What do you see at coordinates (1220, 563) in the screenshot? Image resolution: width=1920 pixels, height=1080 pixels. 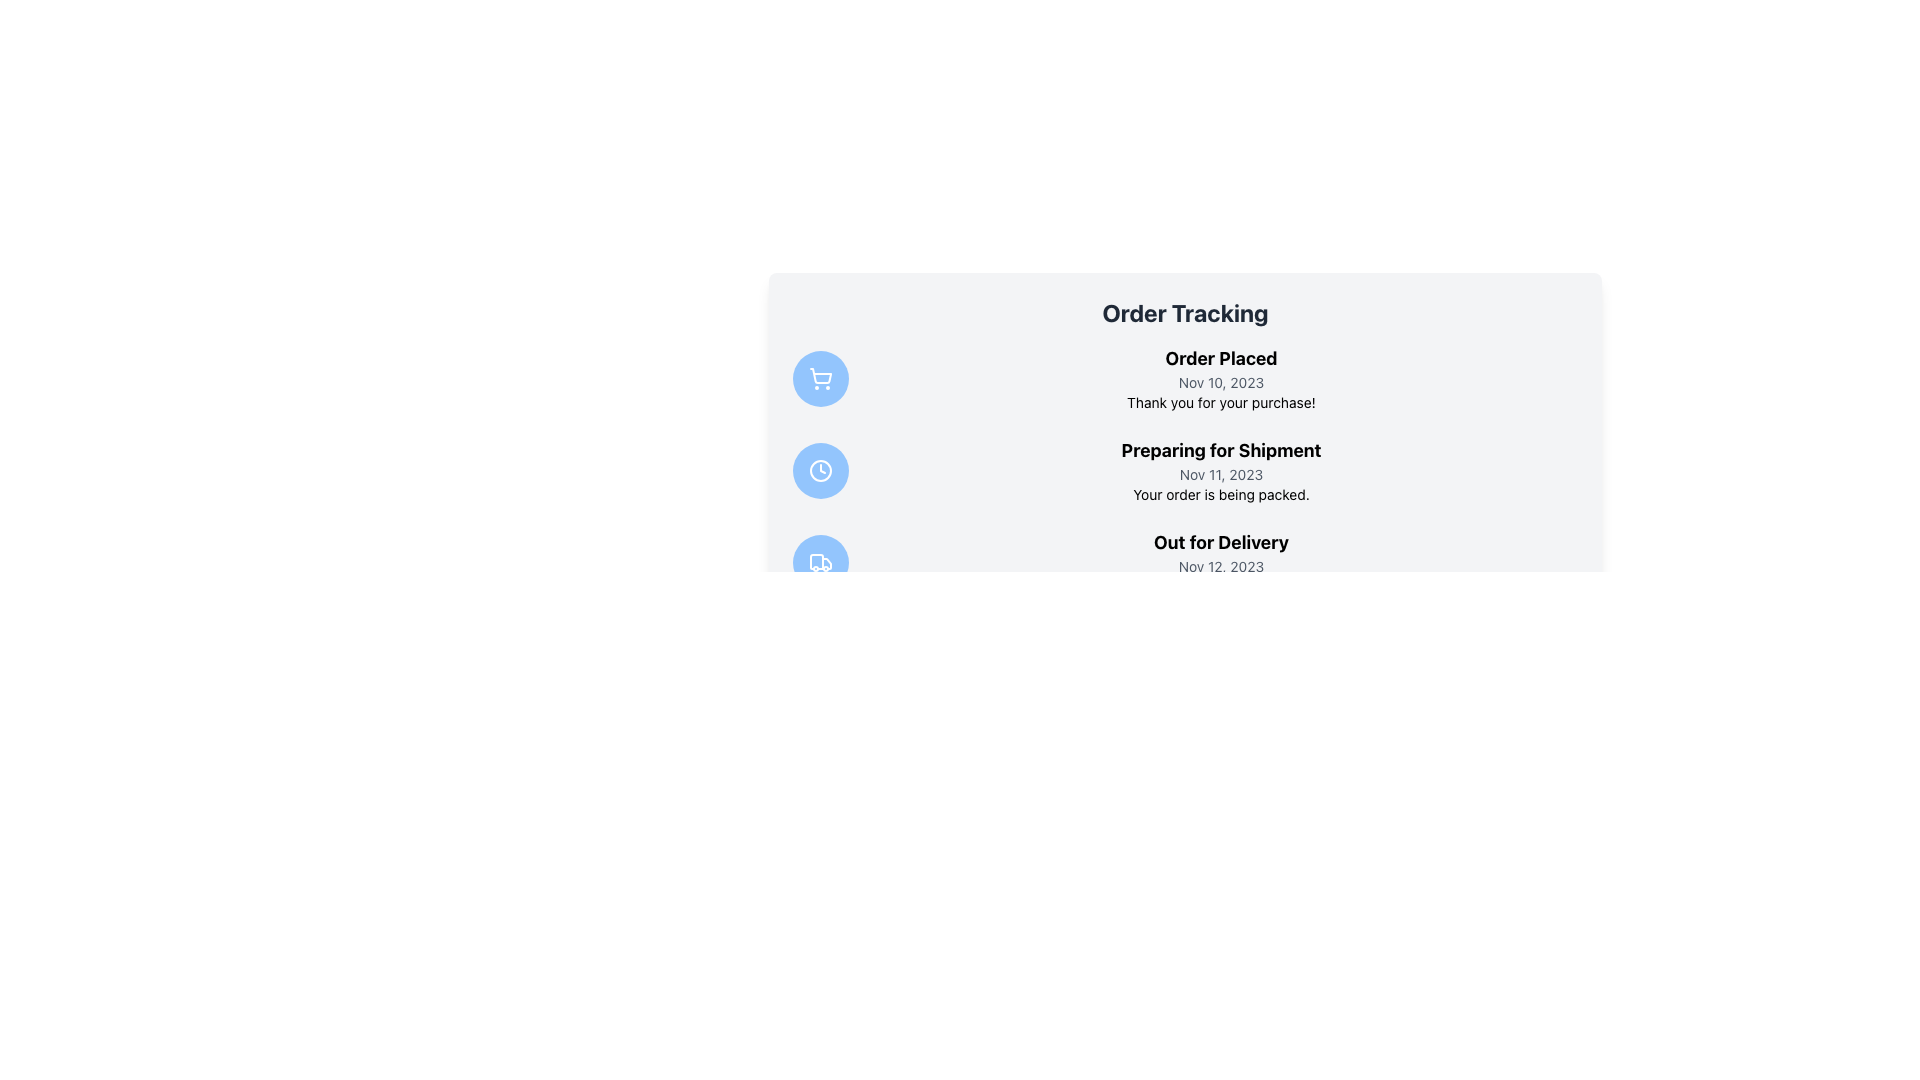 I see `delivery information from the text block indicating the courier's action and timestamp, positioned in the 'Order Tracking' section as the third block below 'Order Placed' and 'Preparing for Shipment'` at bounding box center [1220, 563].